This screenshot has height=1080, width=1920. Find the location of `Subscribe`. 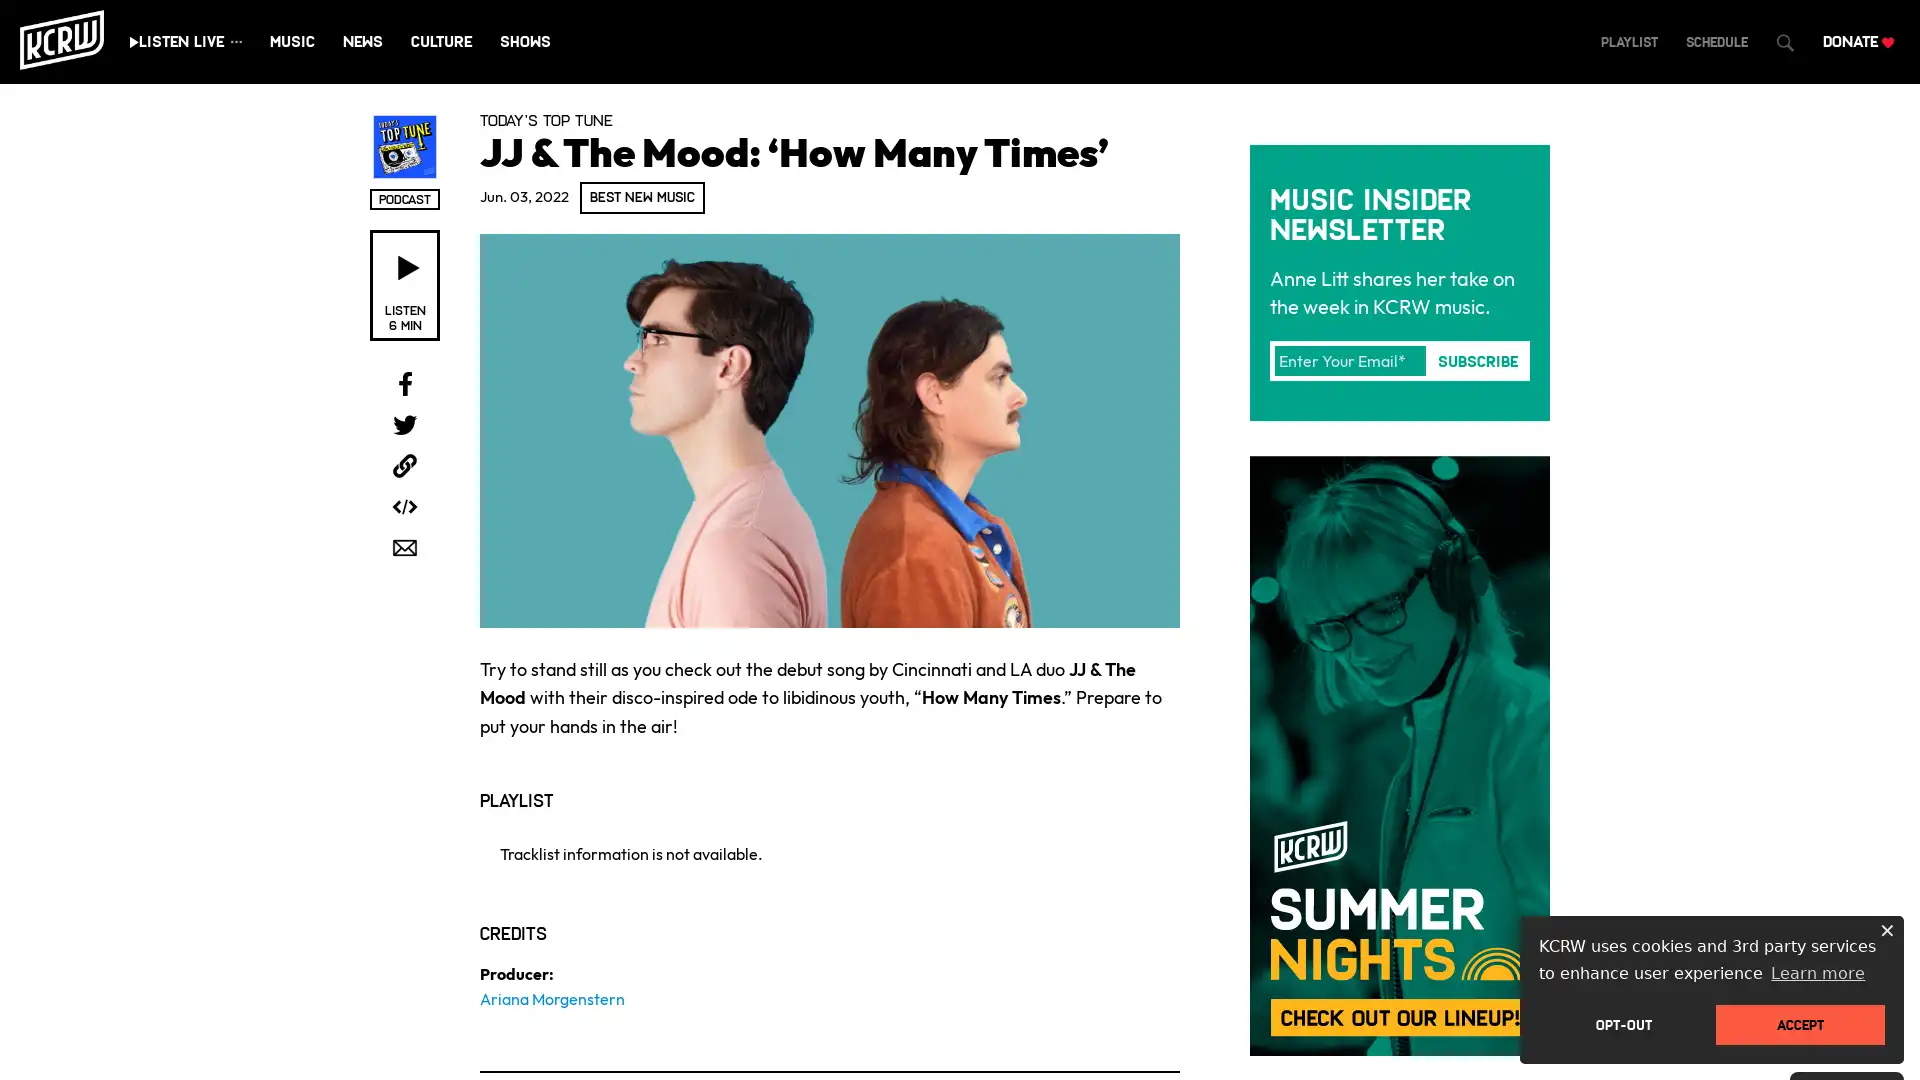

Subscribe is located at coordinates (1478, 361).